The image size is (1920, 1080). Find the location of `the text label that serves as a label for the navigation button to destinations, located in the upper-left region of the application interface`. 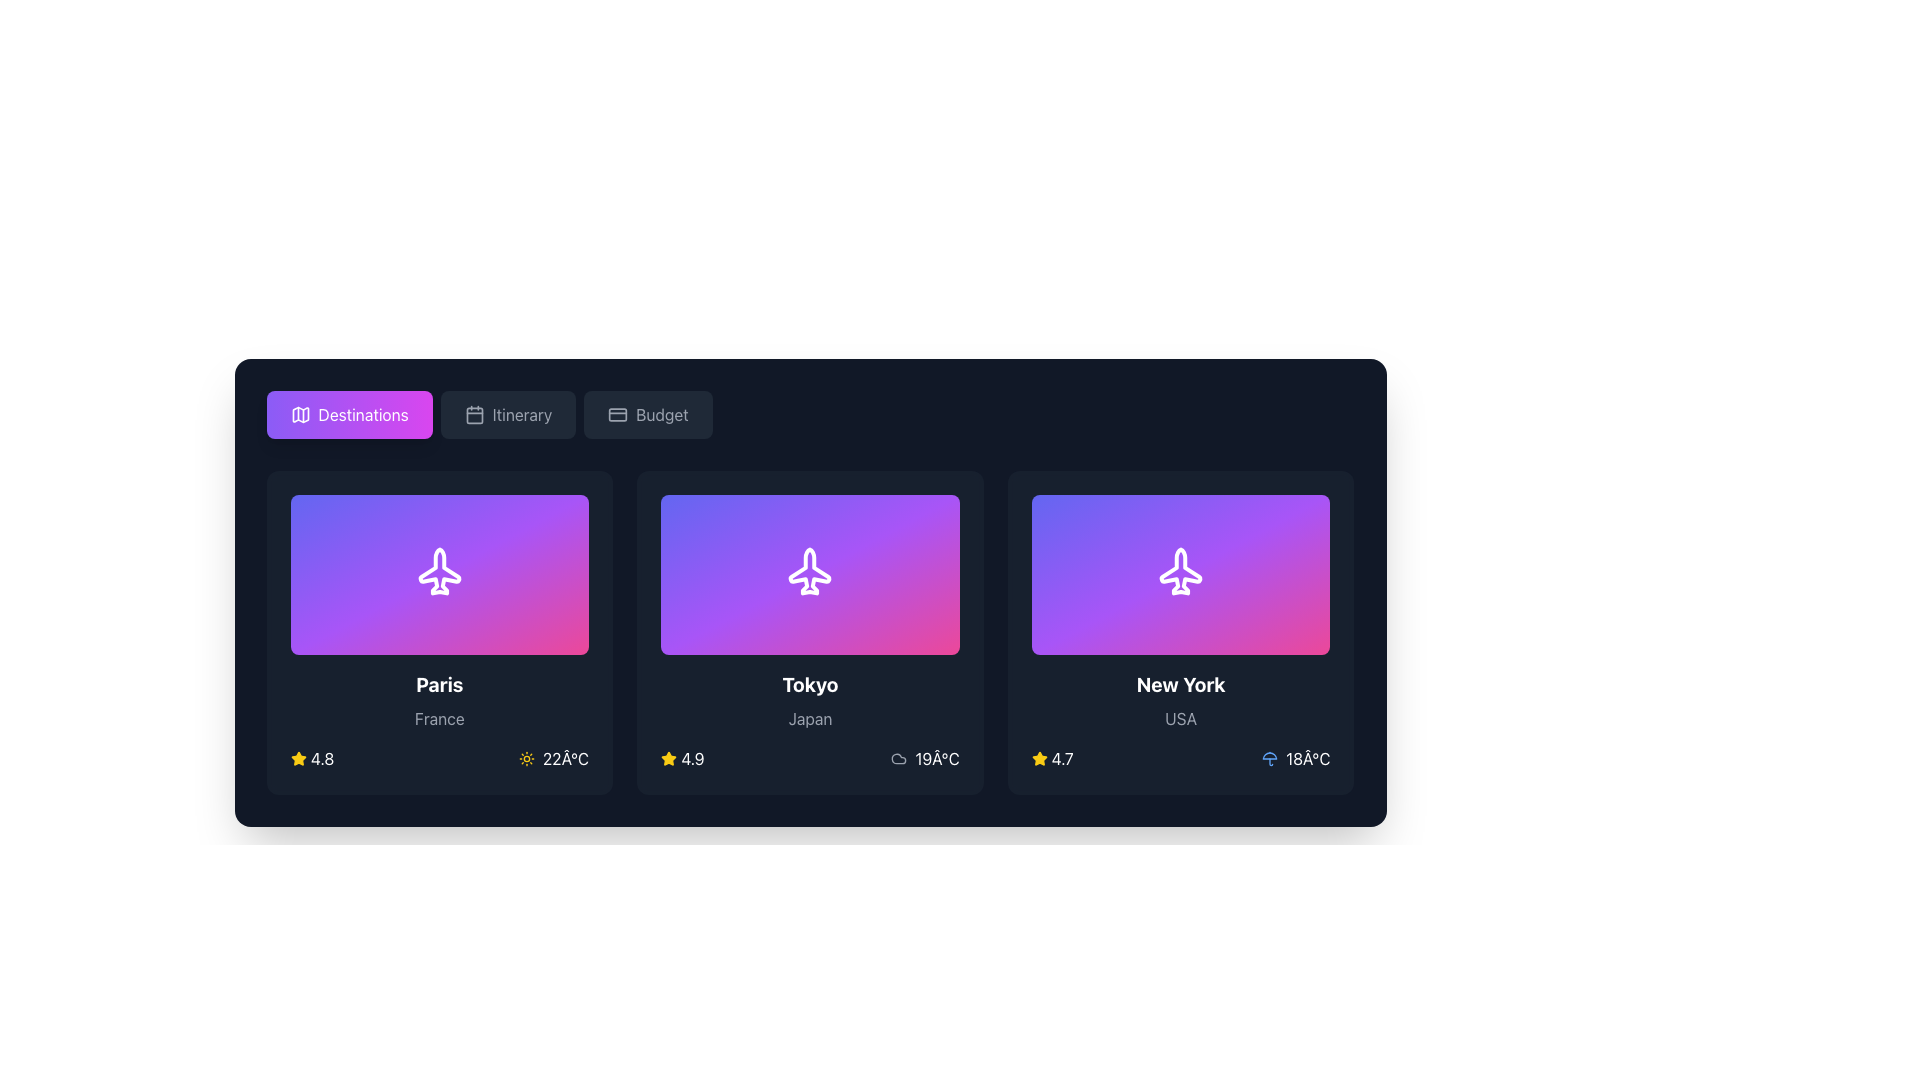

the text label that serves as a label for the navigation button to destinations, located in the upper-left region of the application interface is located at coordinates (363, 414).